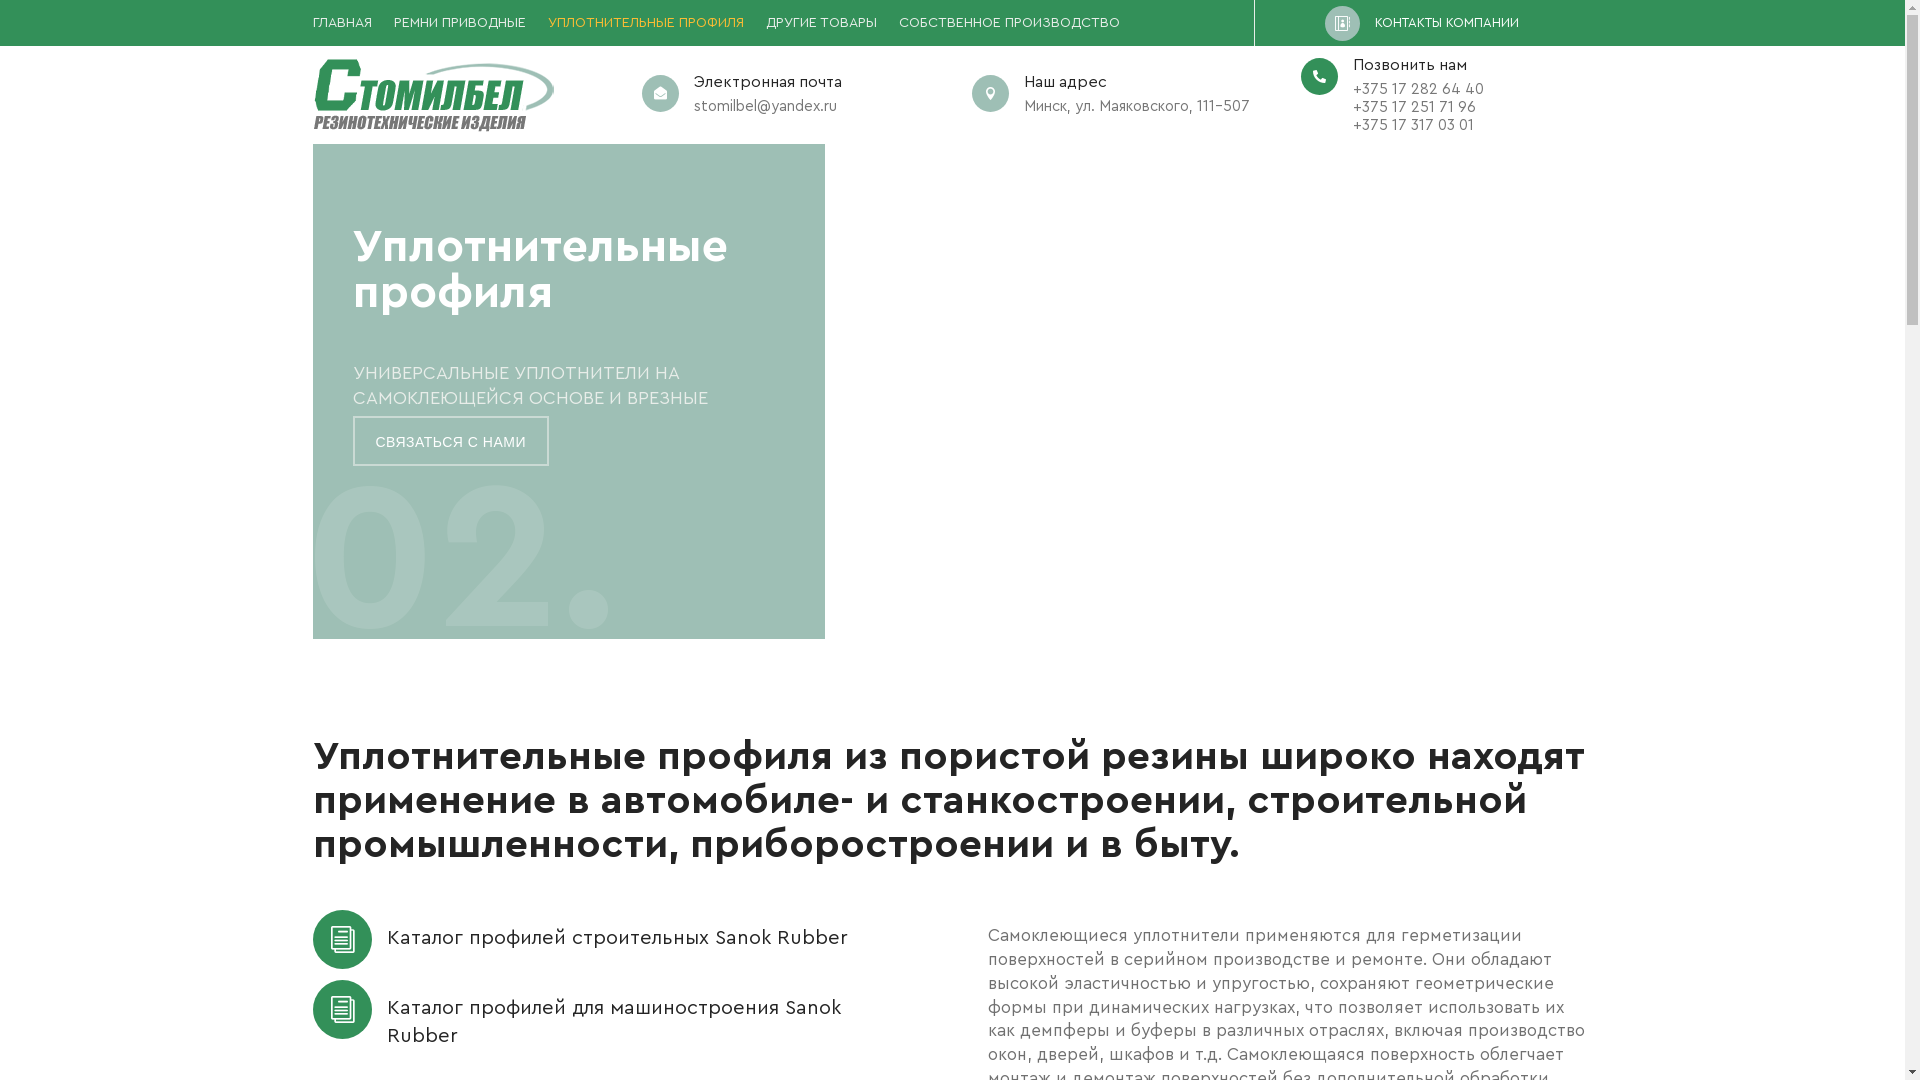 This screenshot has width=1920, height=1080. Describe the element at coordinates (1417, 88) in the screenshot. I see `'+375 17 282 64 40'` at that location.